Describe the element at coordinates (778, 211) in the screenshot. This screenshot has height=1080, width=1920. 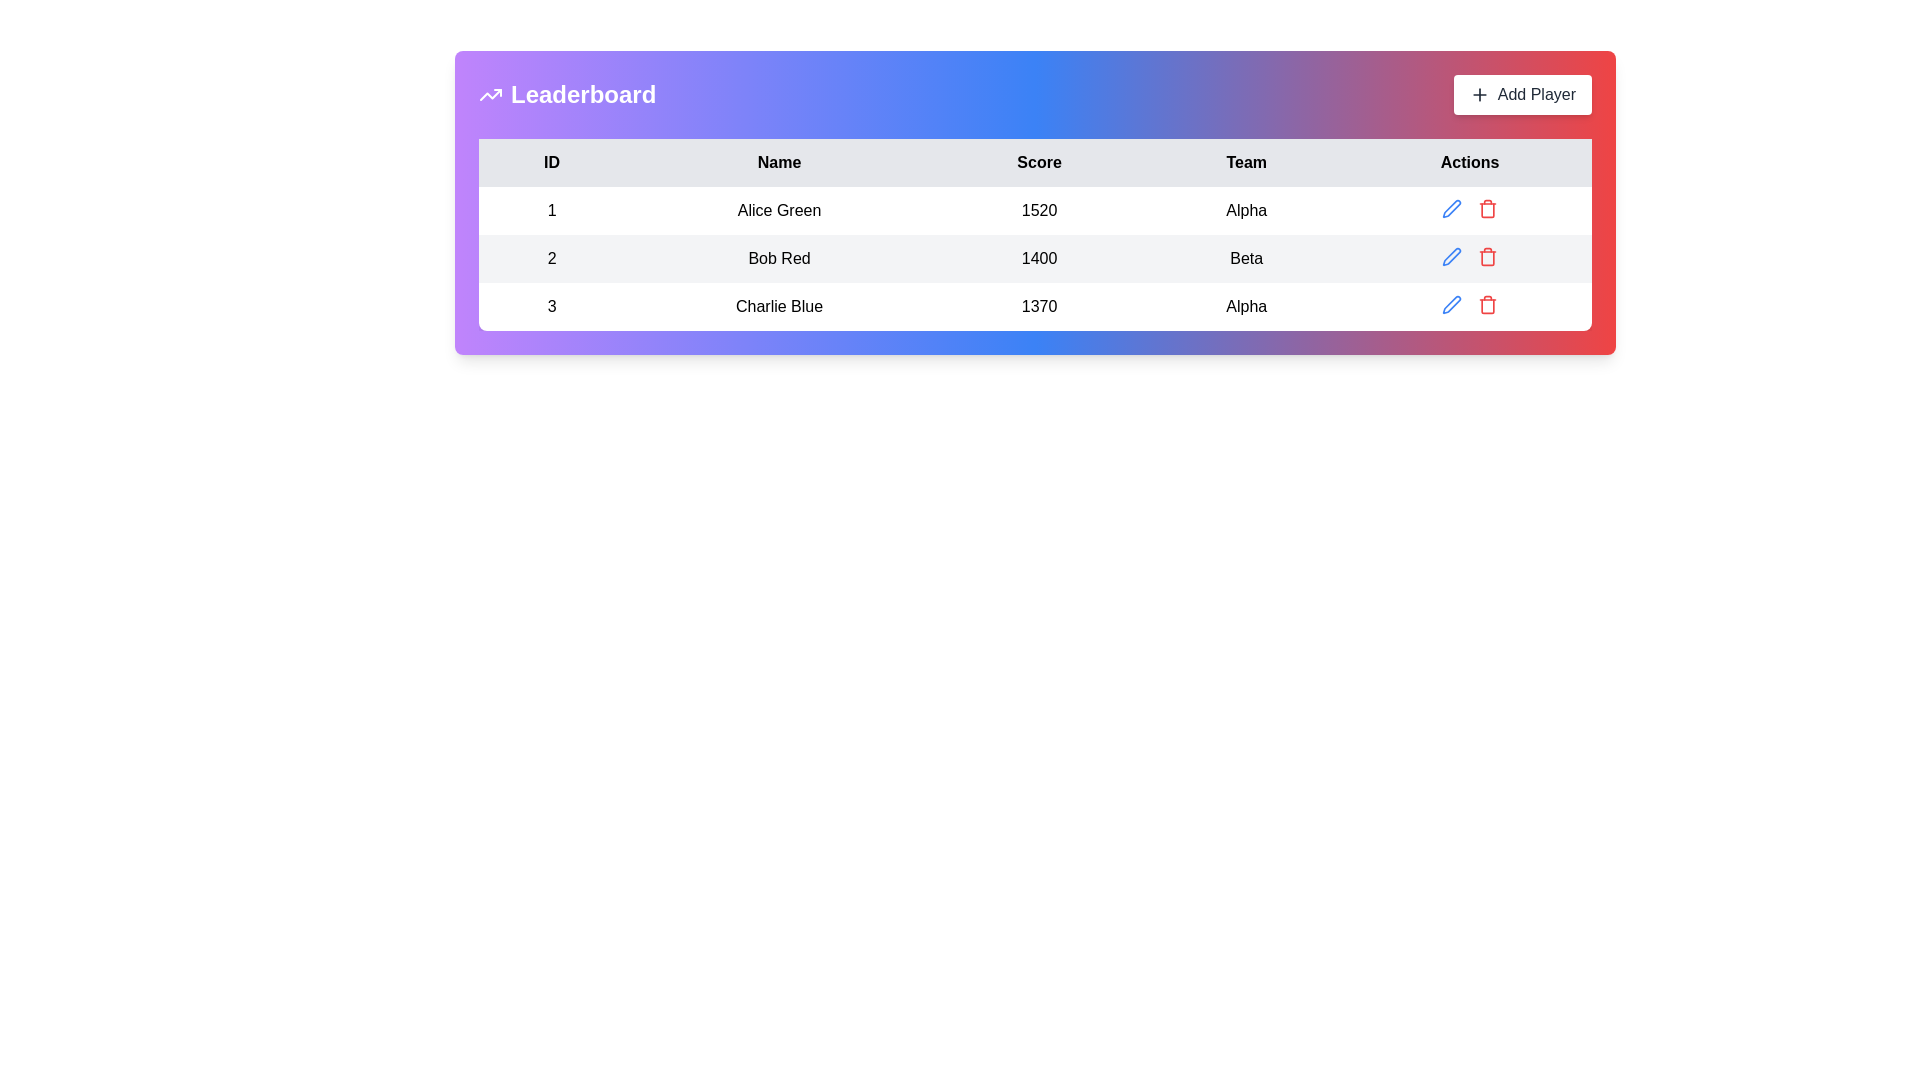
I see `text displayed in the user name label located in the second column of the first row of the leaderboard table` at that location.